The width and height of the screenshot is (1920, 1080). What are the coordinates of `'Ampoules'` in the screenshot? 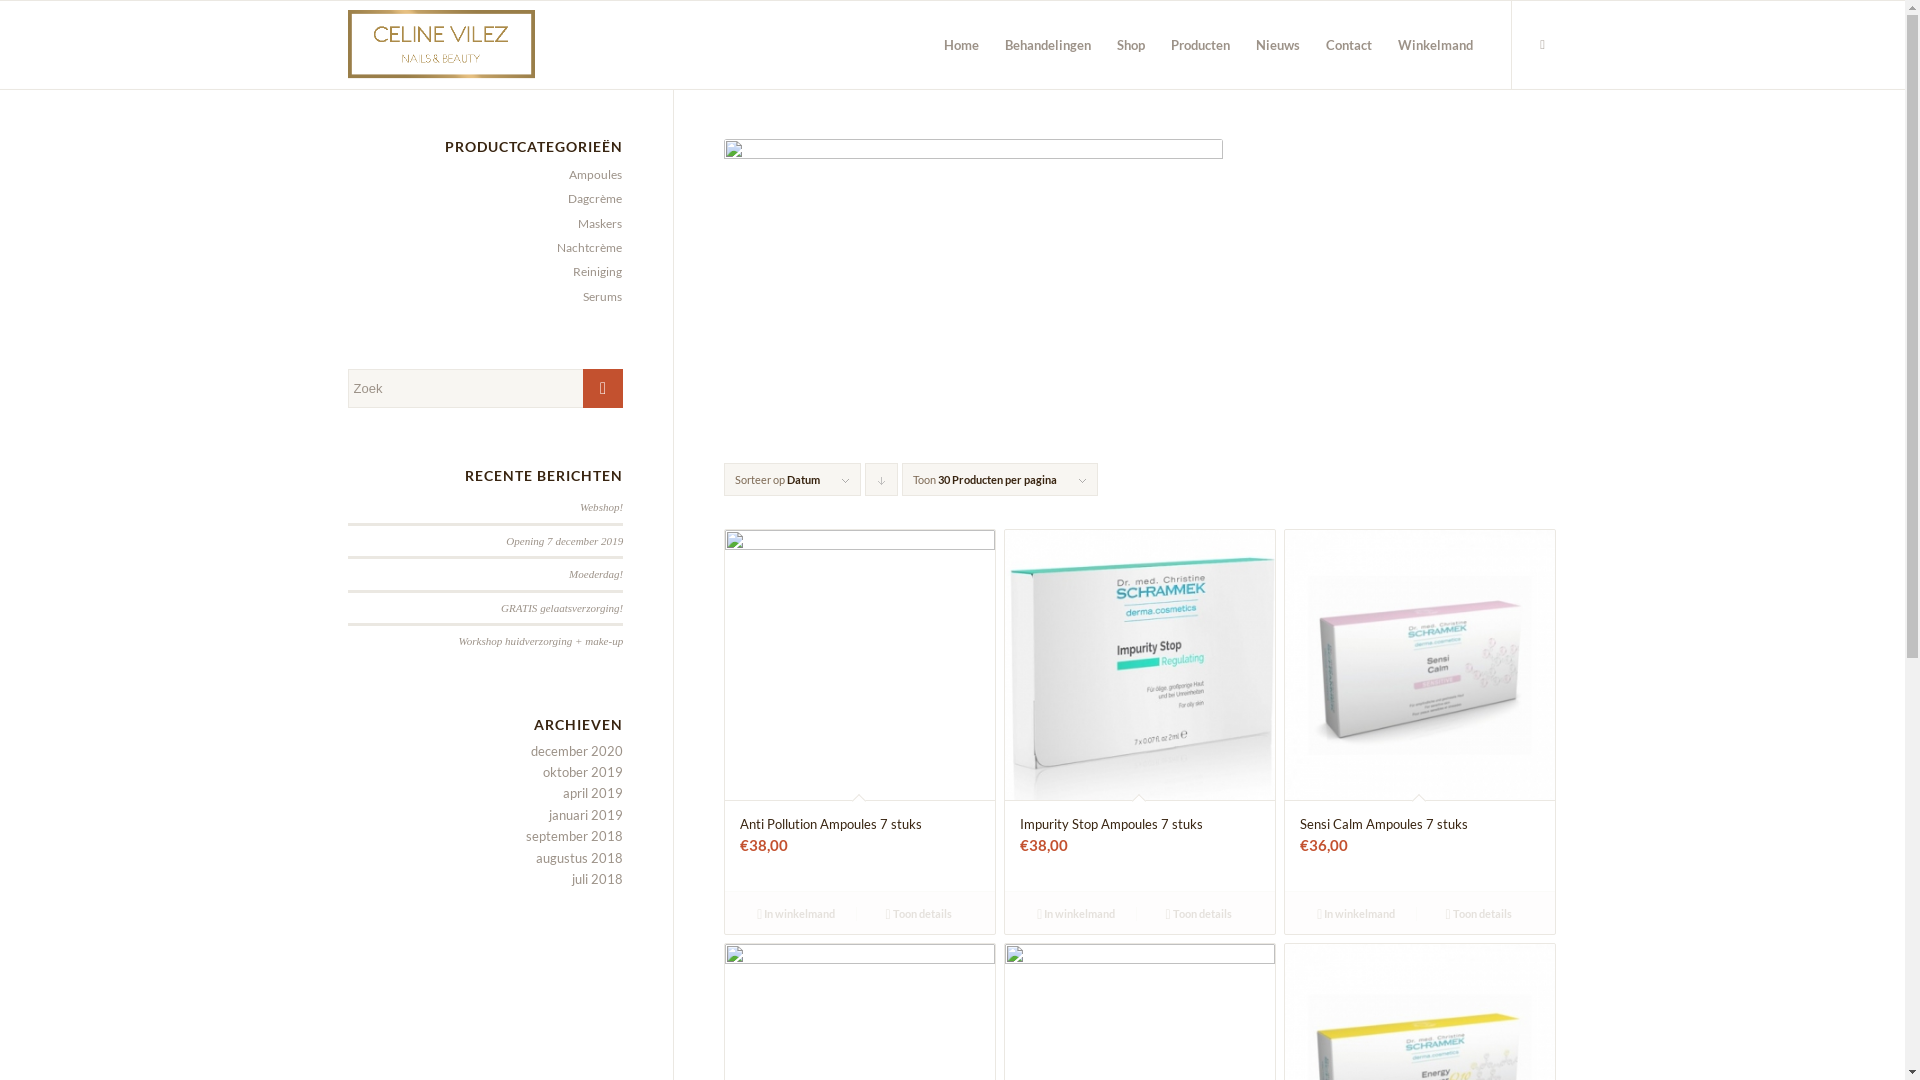 It's located at (589, 173).